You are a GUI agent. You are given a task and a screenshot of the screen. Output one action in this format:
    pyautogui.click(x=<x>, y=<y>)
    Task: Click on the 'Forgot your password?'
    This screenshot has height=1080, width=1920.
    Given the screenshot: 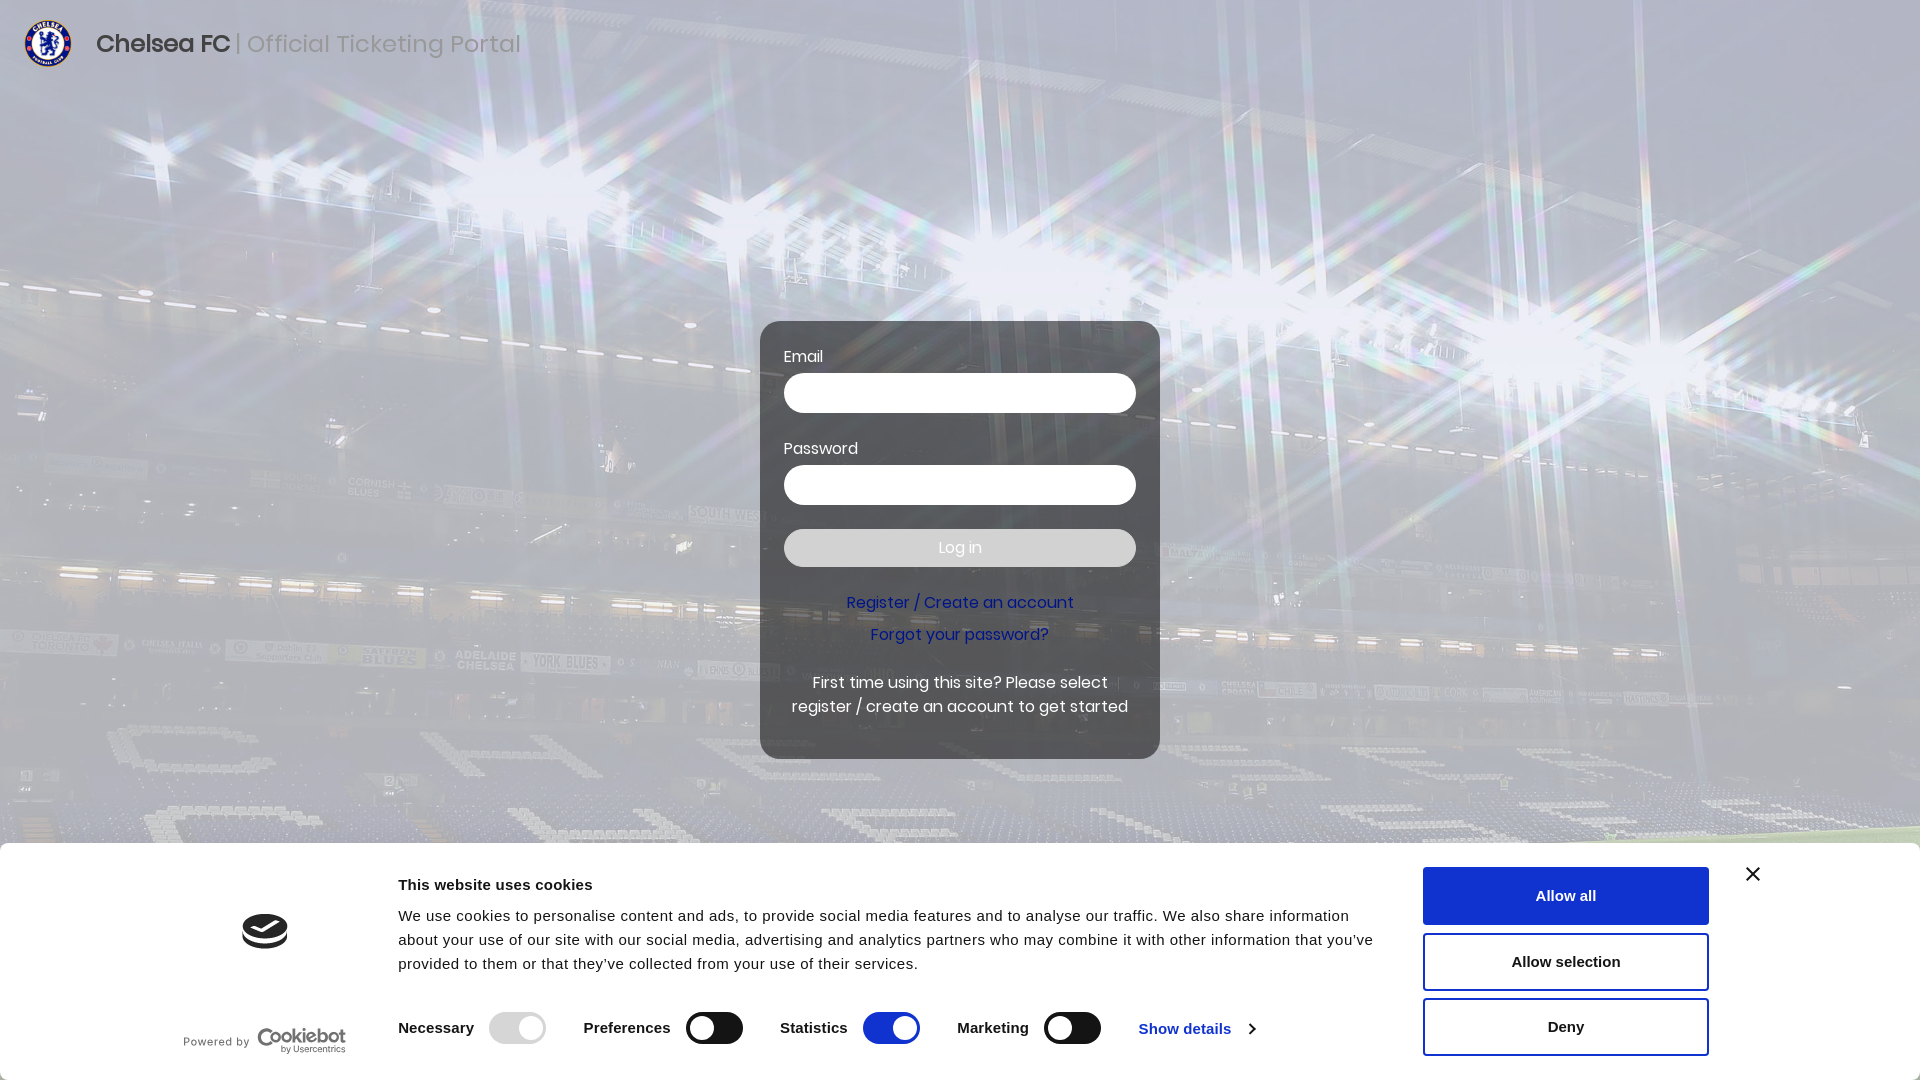 What is the action you would take?
    pyautogui.click(x=960, y=634)
    